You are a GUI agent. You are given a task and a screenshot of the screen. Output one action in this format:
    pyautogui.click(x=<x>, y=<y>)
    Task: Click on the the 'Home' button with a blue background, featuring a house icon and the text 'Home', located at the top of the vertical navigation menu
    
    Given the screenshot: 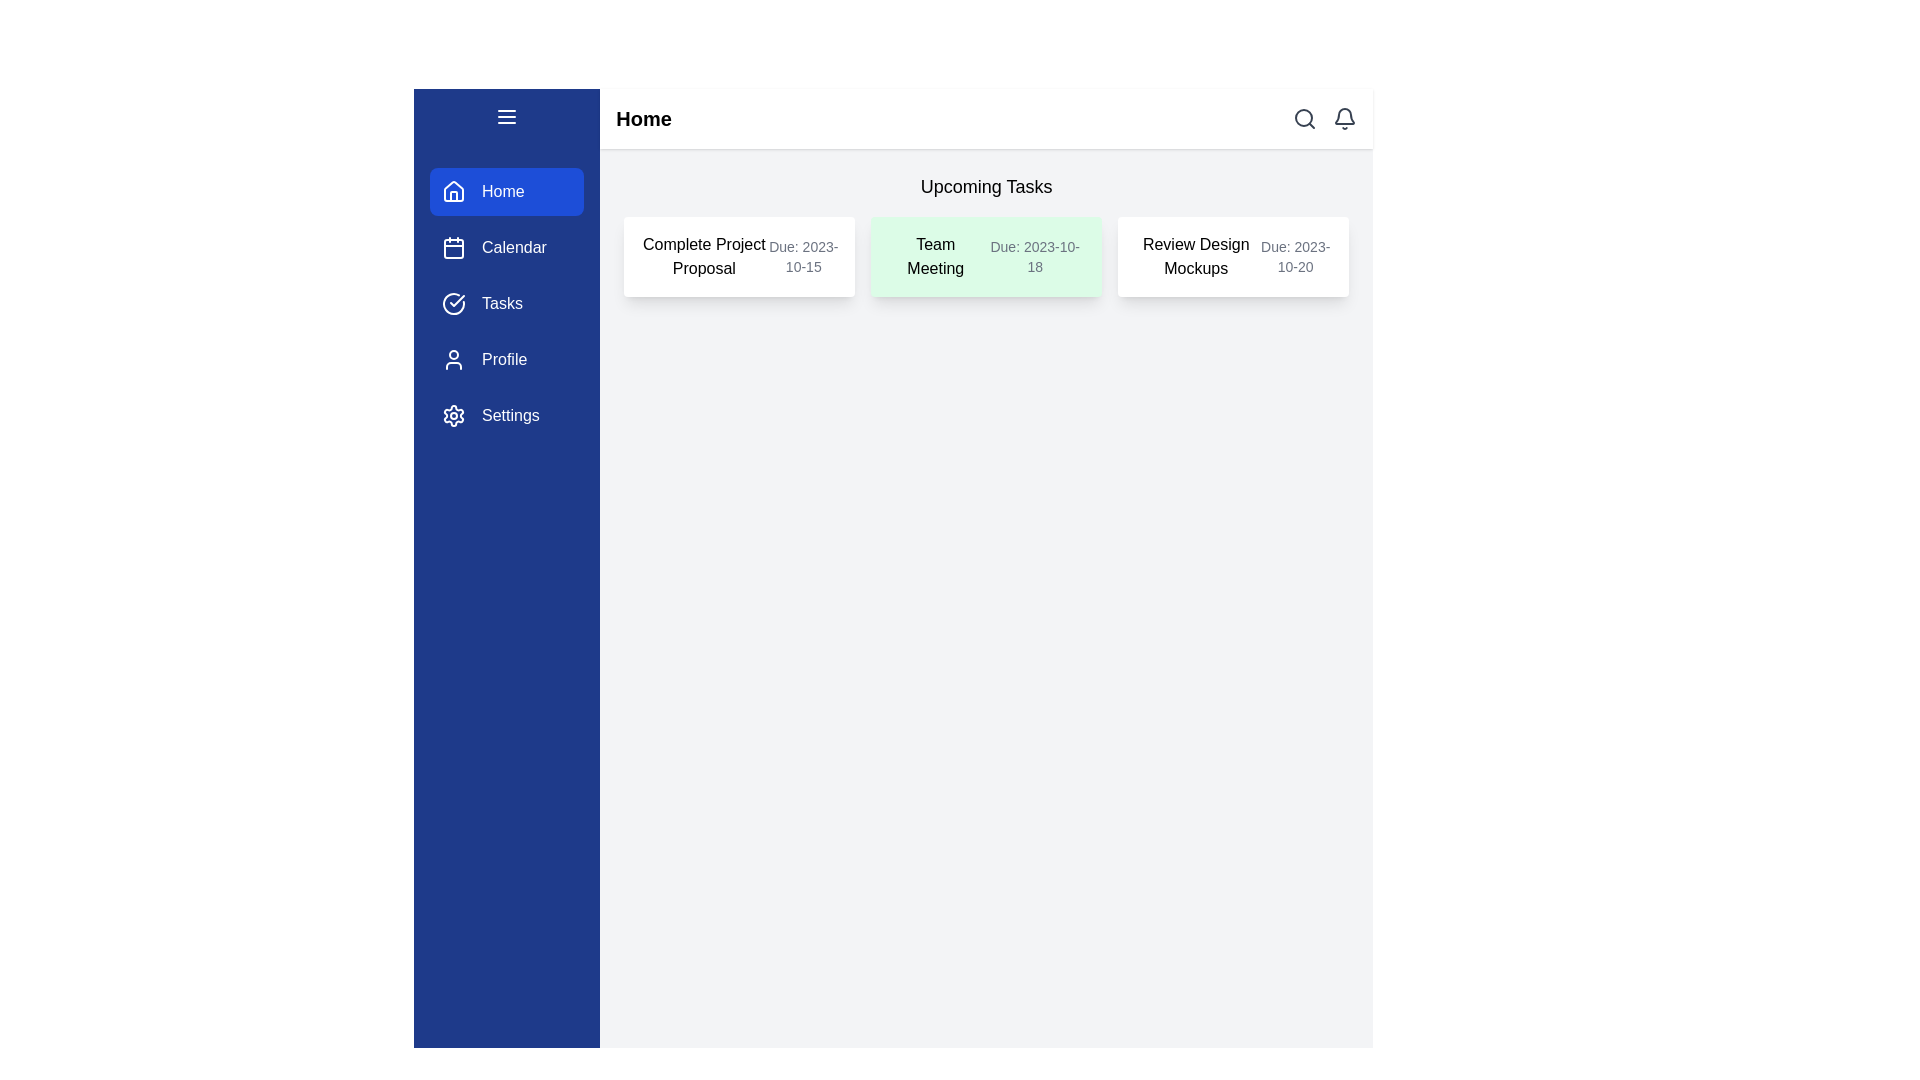 What is the action you would take?
    pyautogui.click(x=507, y=192)
    